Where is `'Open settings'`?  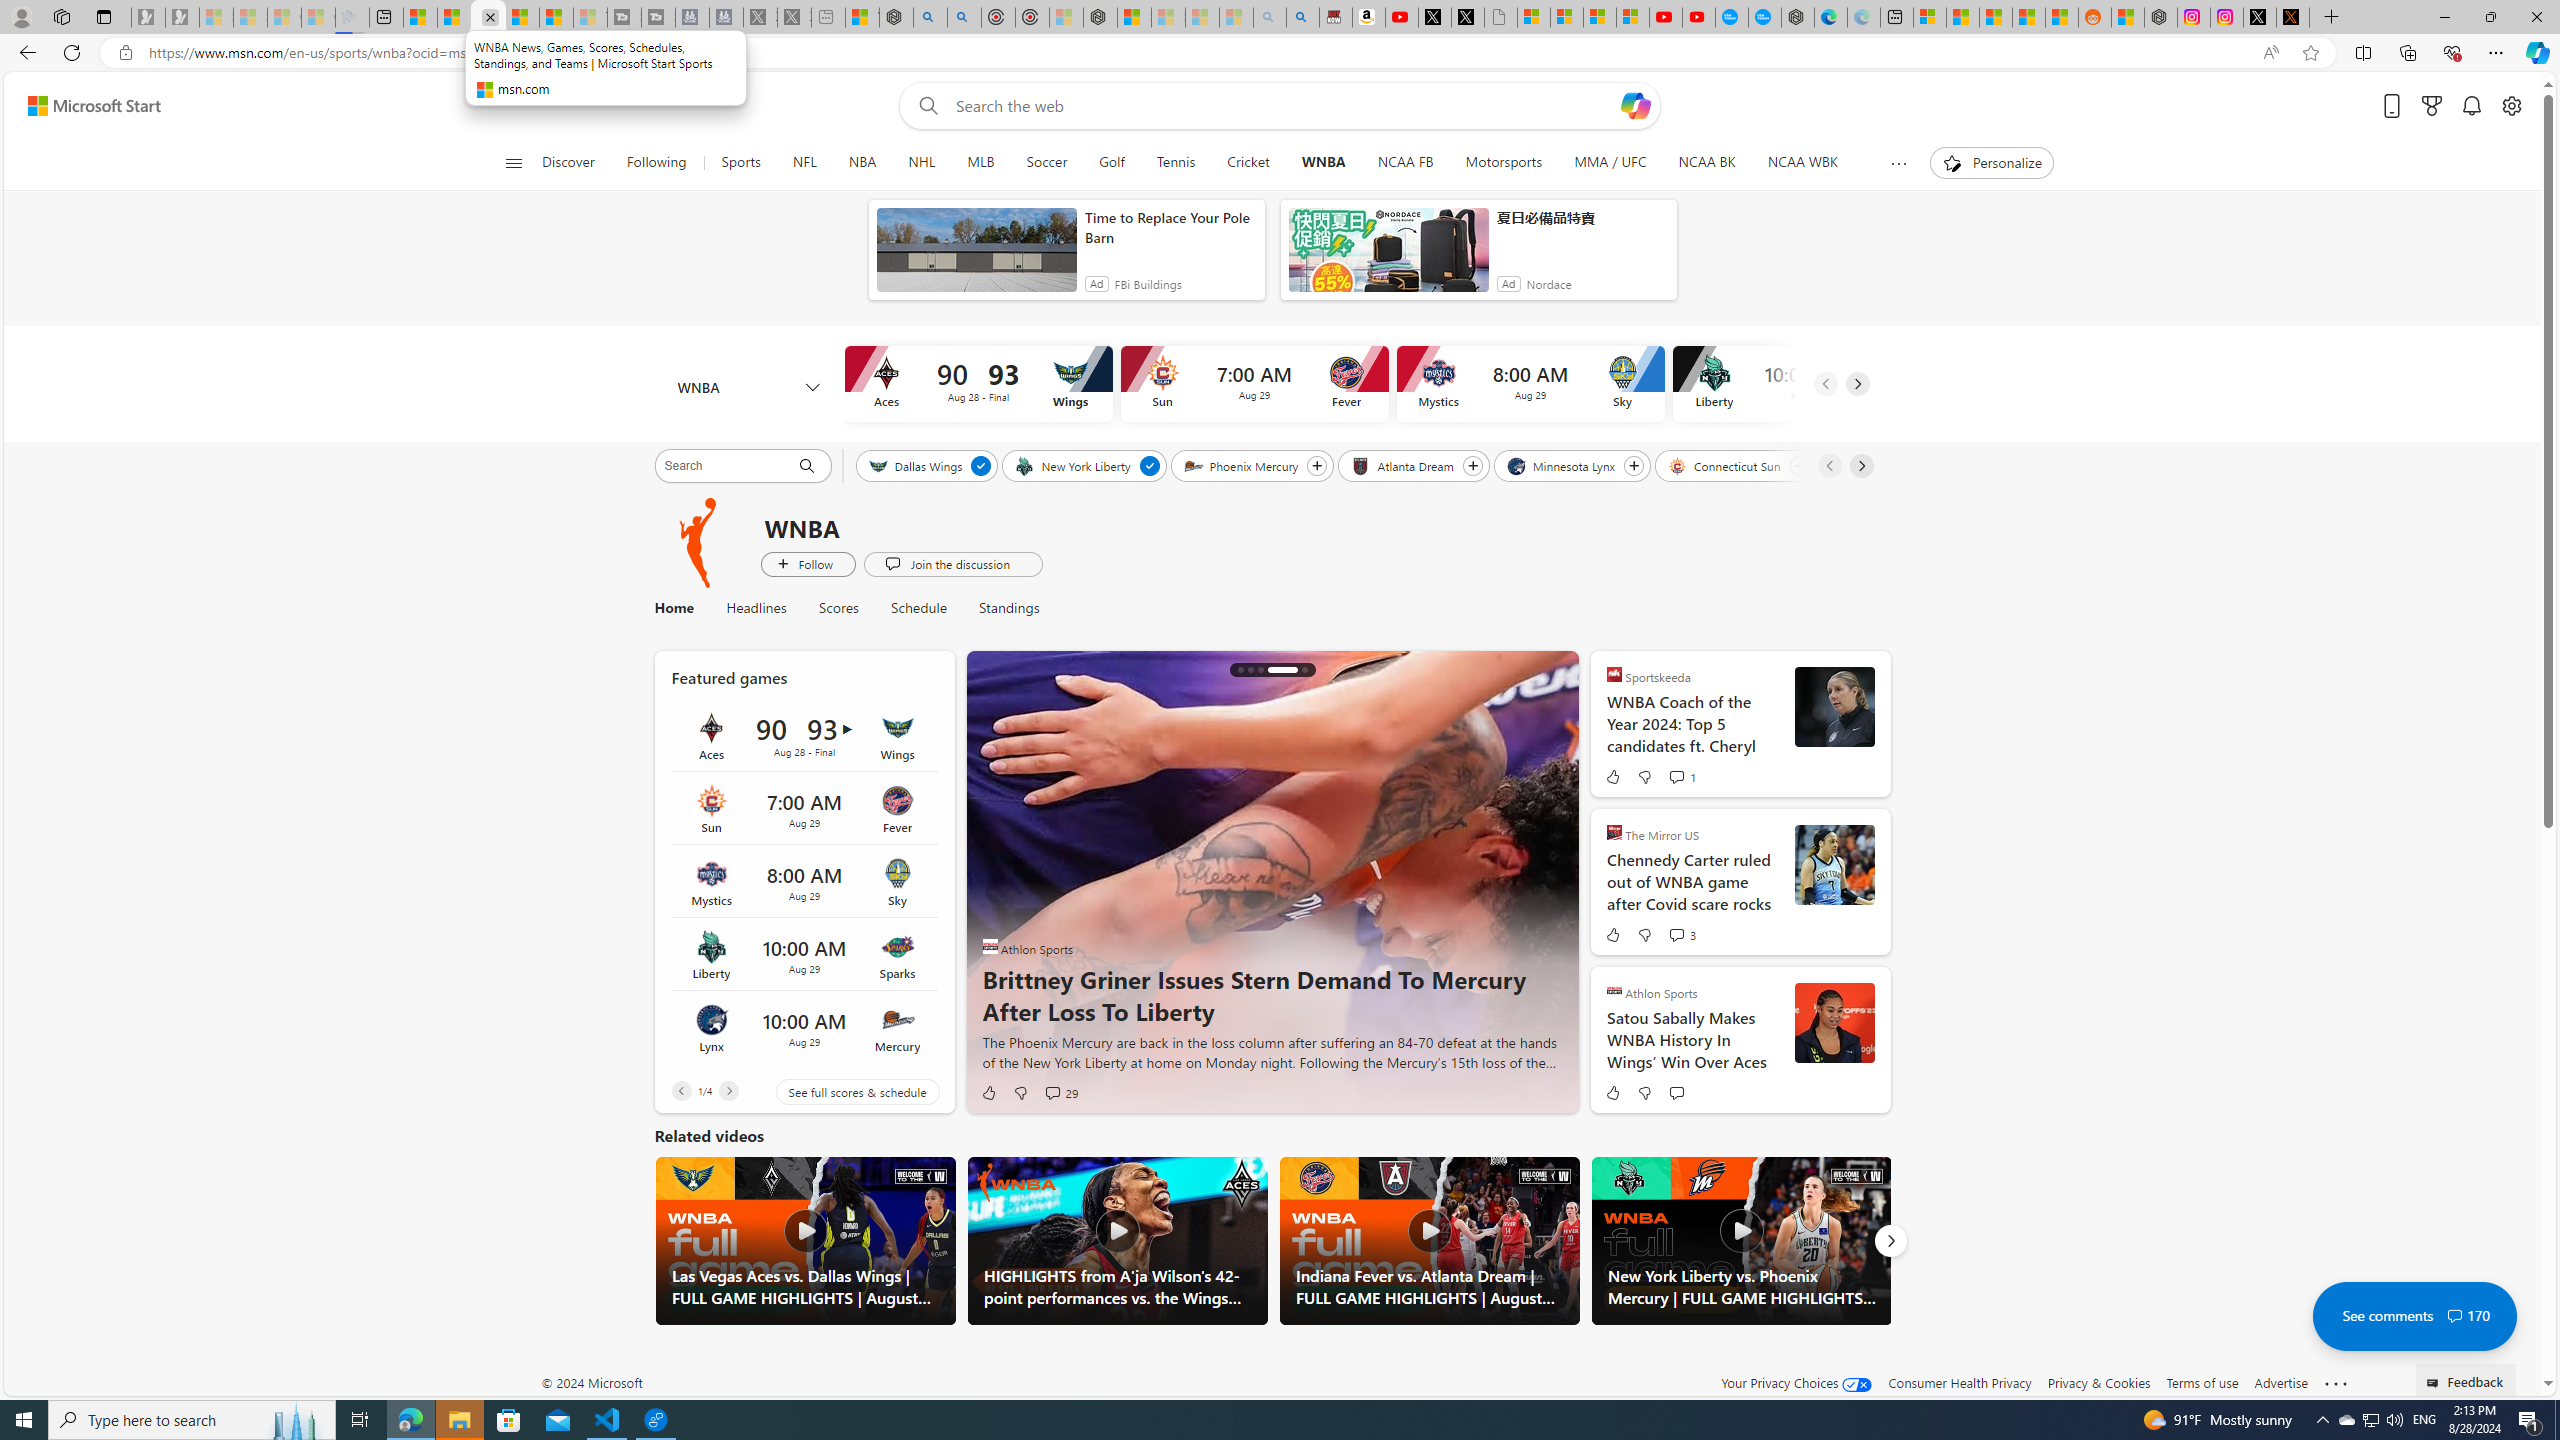
'Open settings' is located at coordinates (2511, 106).